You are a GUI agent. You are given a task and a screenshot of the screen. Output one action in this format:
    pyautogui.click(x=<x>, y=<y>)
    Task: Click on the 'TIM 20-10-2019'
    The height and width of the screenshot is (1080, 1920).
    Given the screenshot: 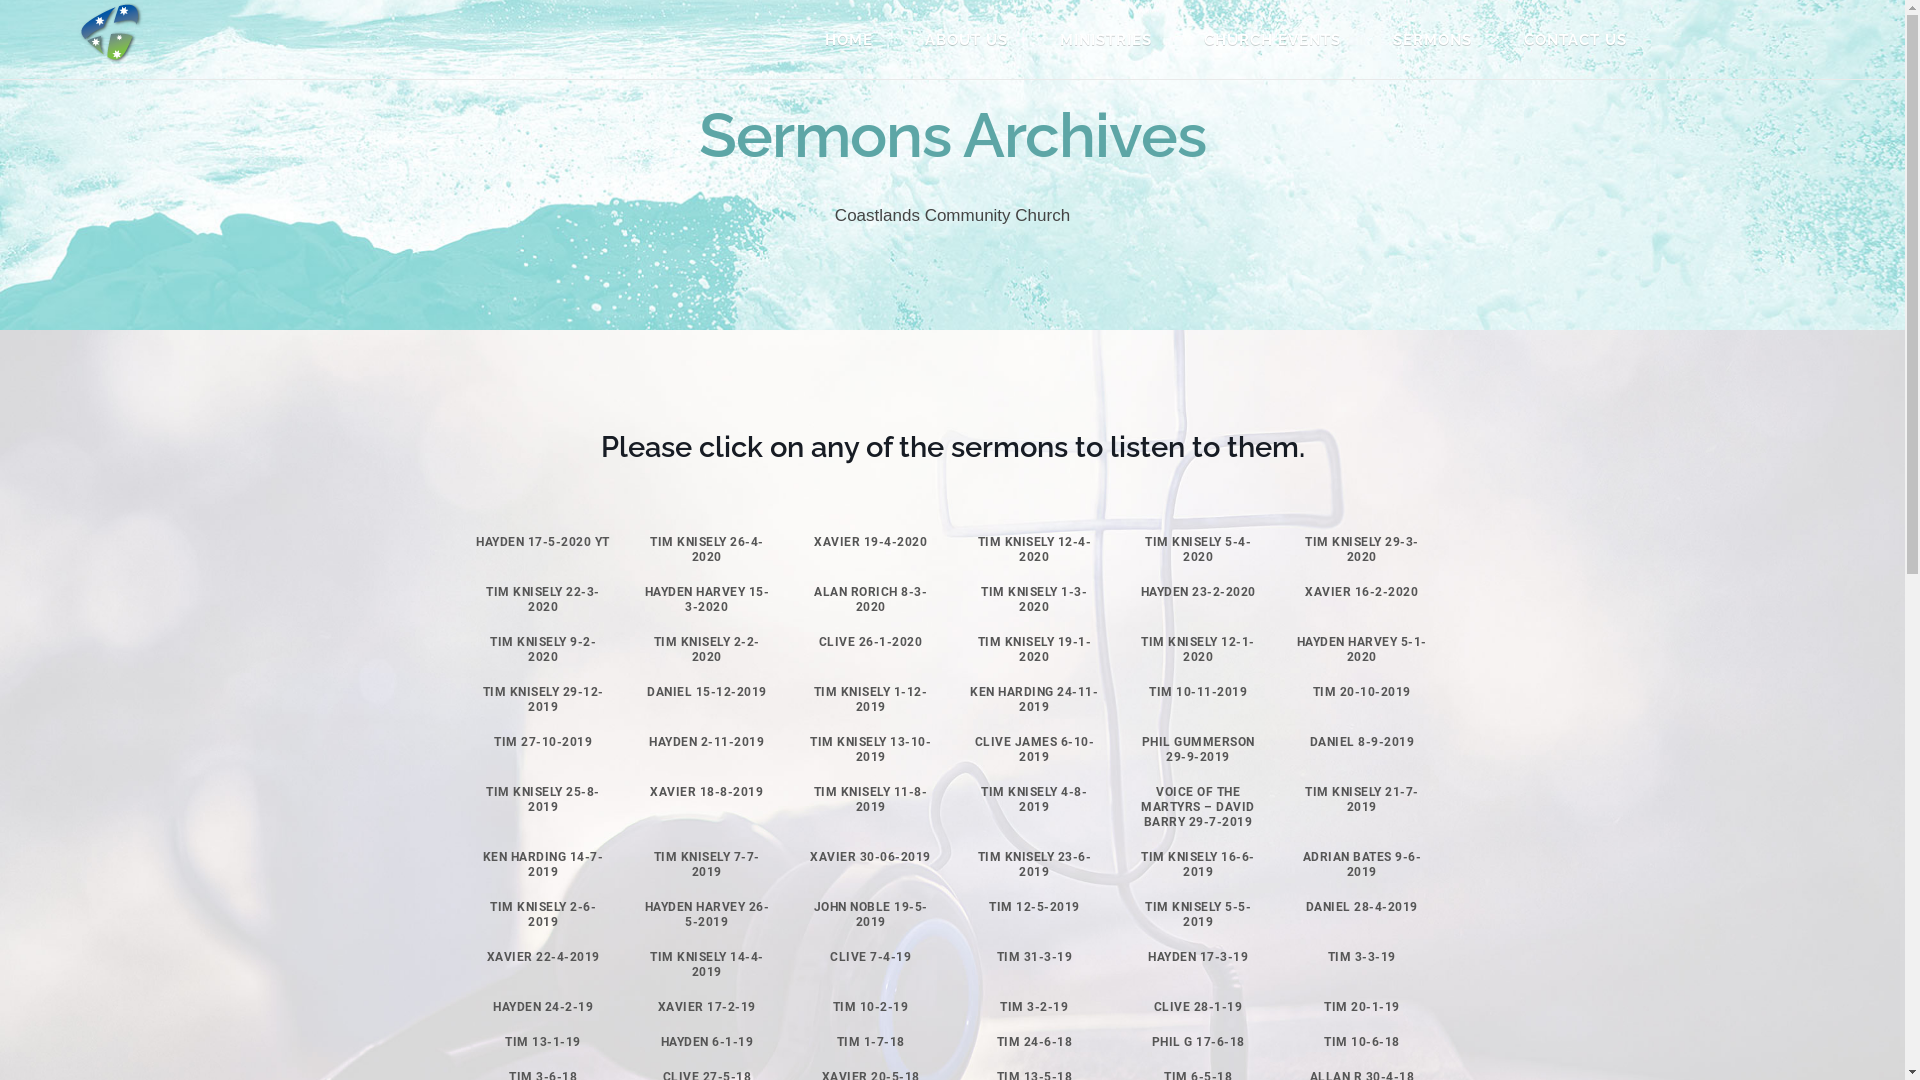 What is the action you would take?
    pyautogui.click(x=1361, y=690)
    